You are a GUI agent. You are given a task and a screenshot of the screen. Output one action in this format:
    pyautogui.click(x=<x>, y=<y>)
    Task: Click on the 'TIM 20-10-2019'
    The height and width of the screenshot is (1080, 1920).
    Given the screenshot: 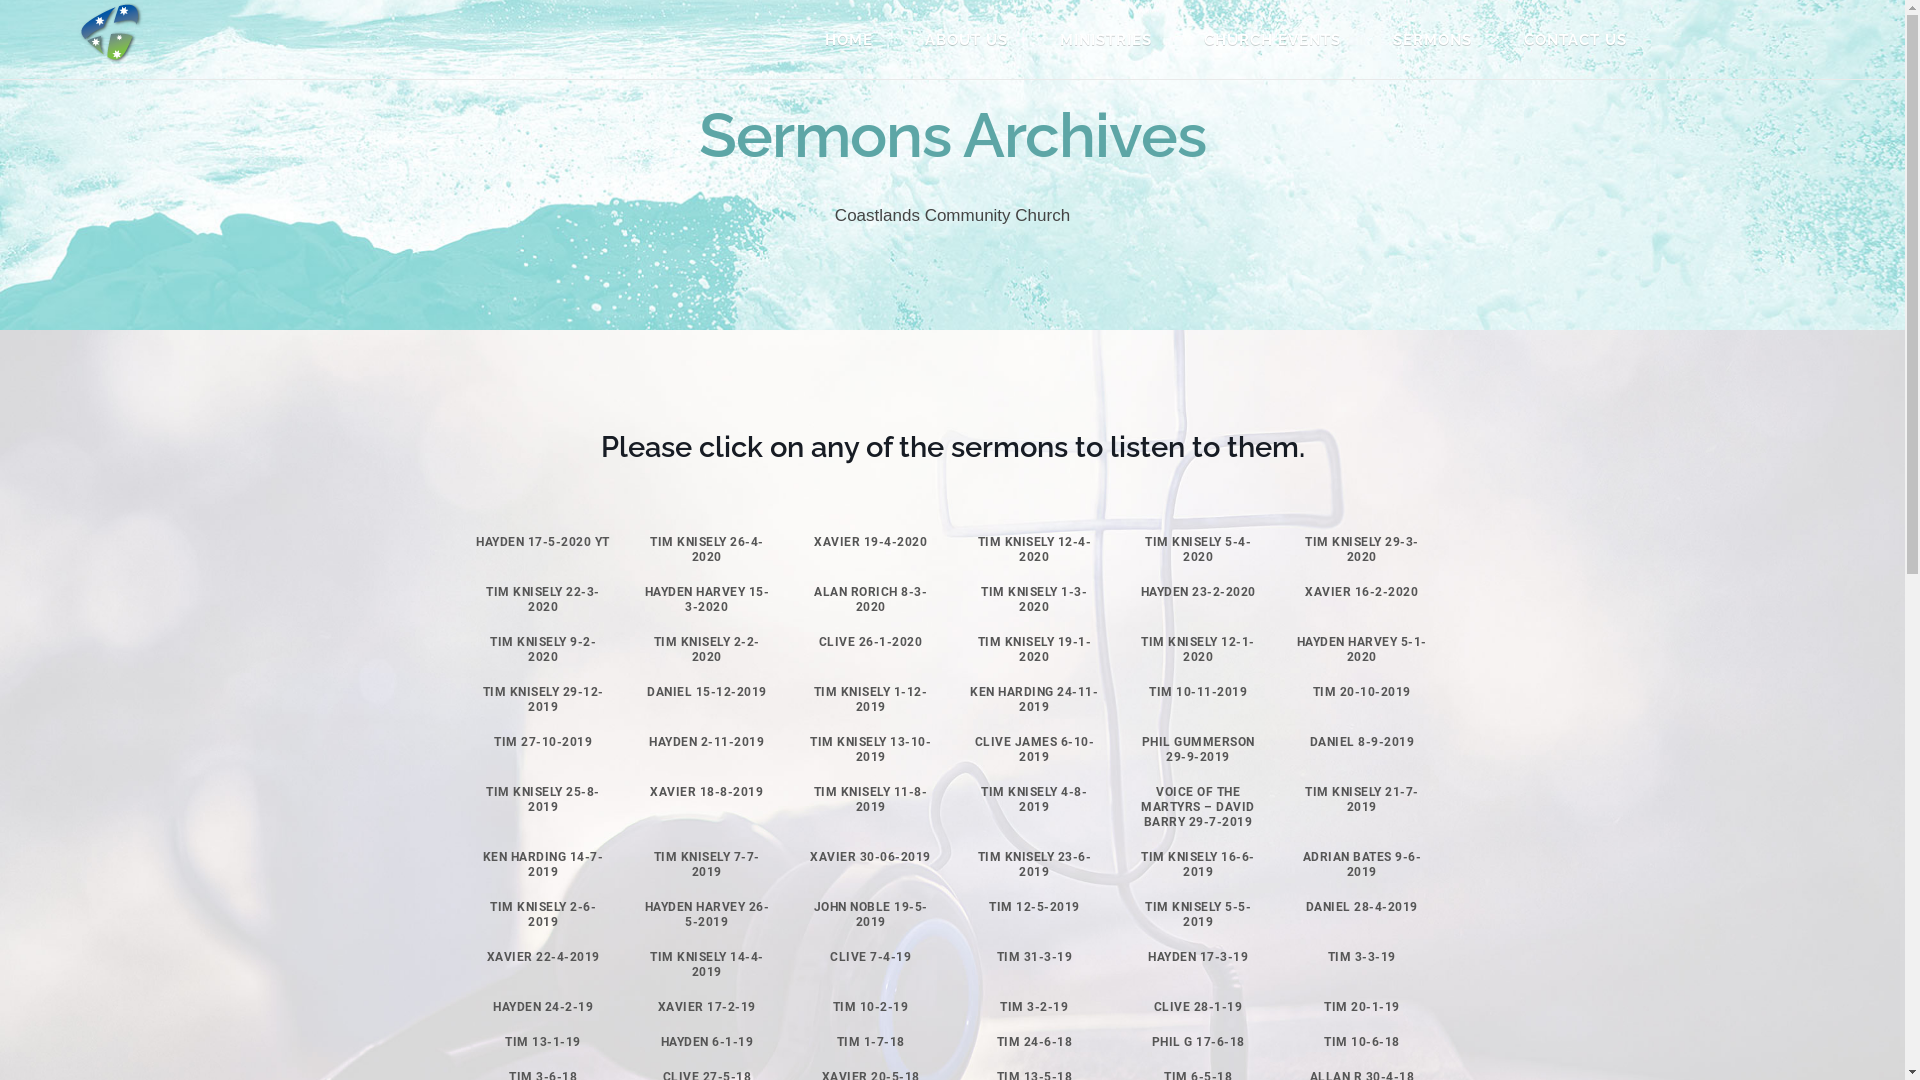 What is the action you would take?
    pyautogui.click(x=1361, y=690)
    